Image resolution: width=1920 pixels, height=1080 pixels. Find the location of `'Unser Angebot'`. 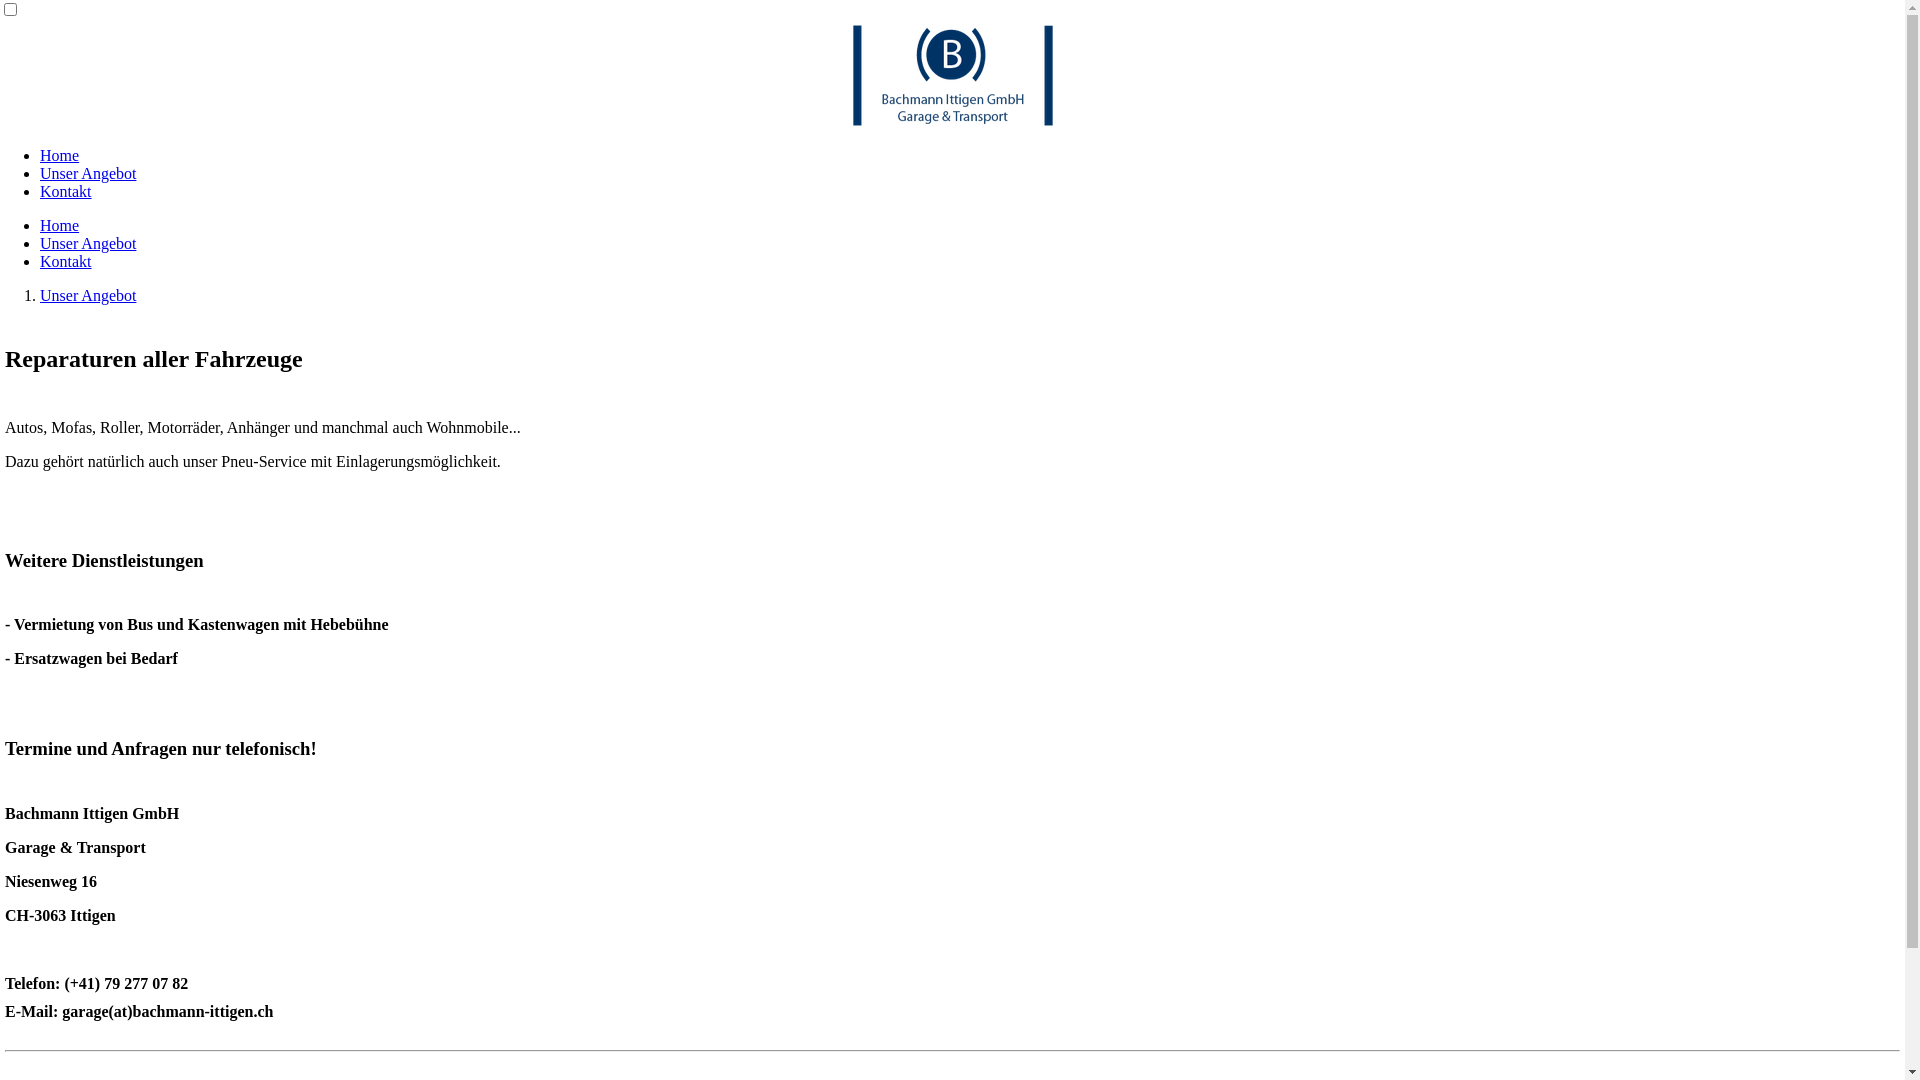

'Unser Angebot' is located at coordinates (39, 295).